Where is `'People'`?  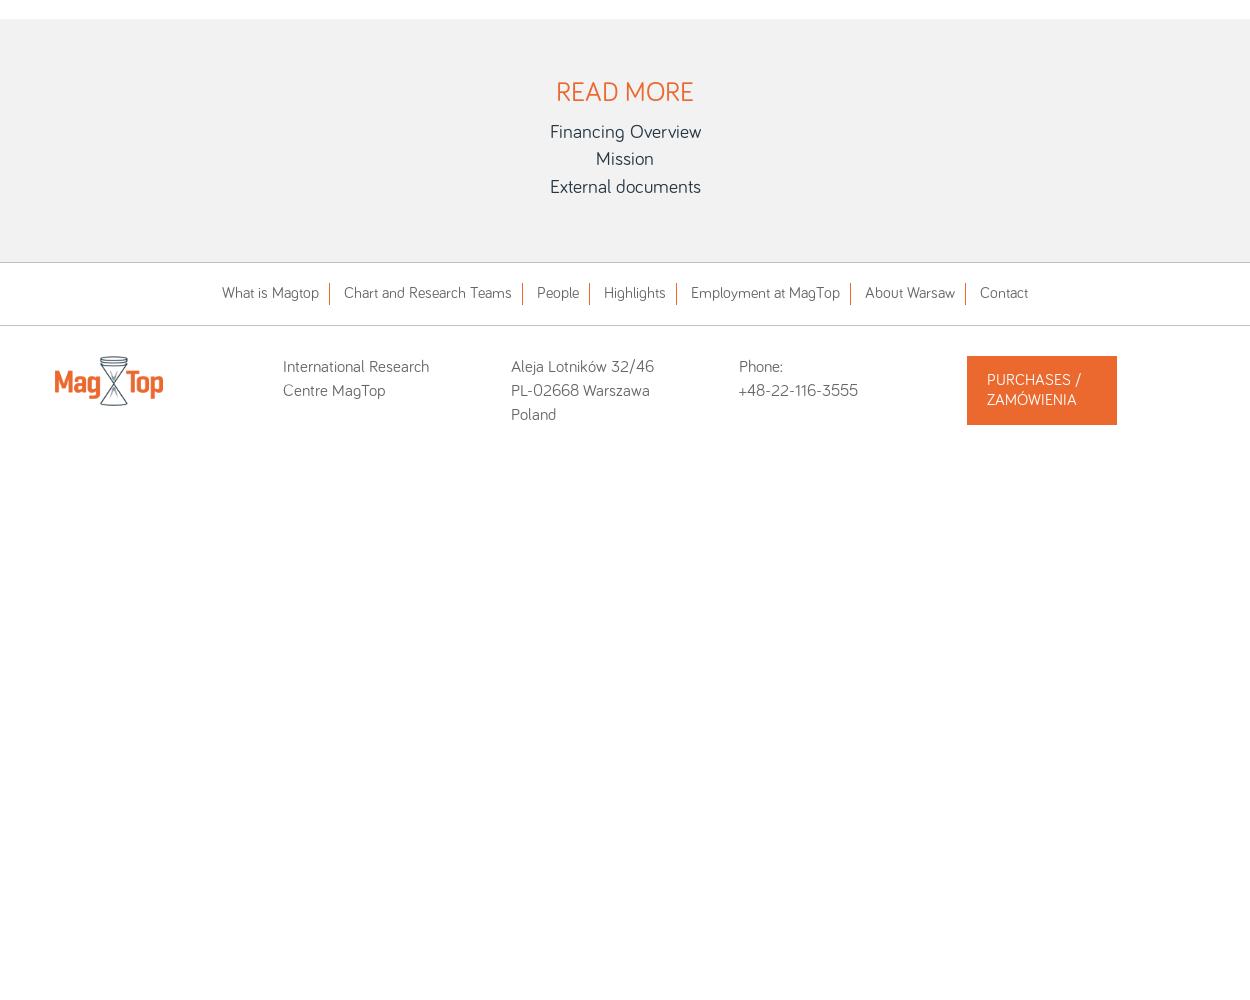
'People' is located at coordinates (558, 292).